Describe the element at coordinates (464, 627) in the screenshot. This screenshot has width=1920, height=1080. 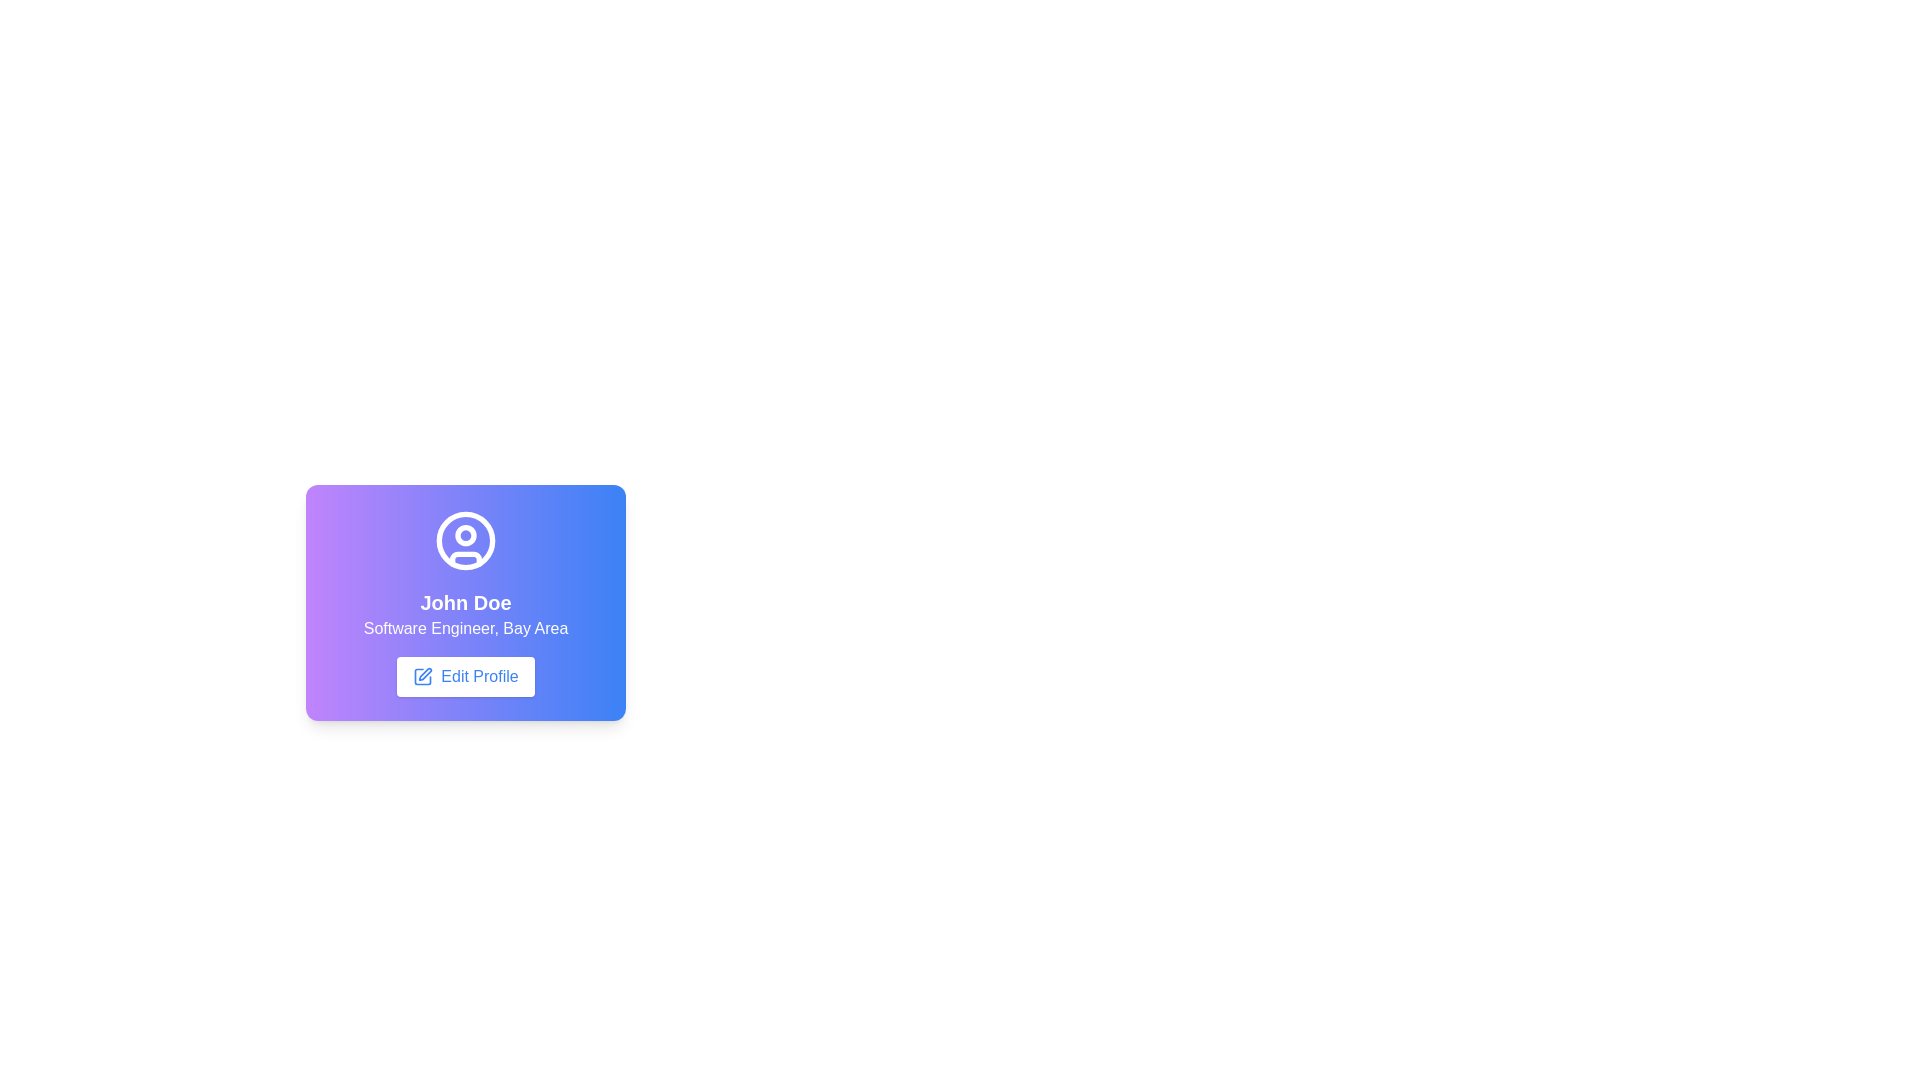
I see `the static text element indicating the profession and location associated with the profile view, located beneath 'John Doe' and above the 'Edit Profile' button` at that location.